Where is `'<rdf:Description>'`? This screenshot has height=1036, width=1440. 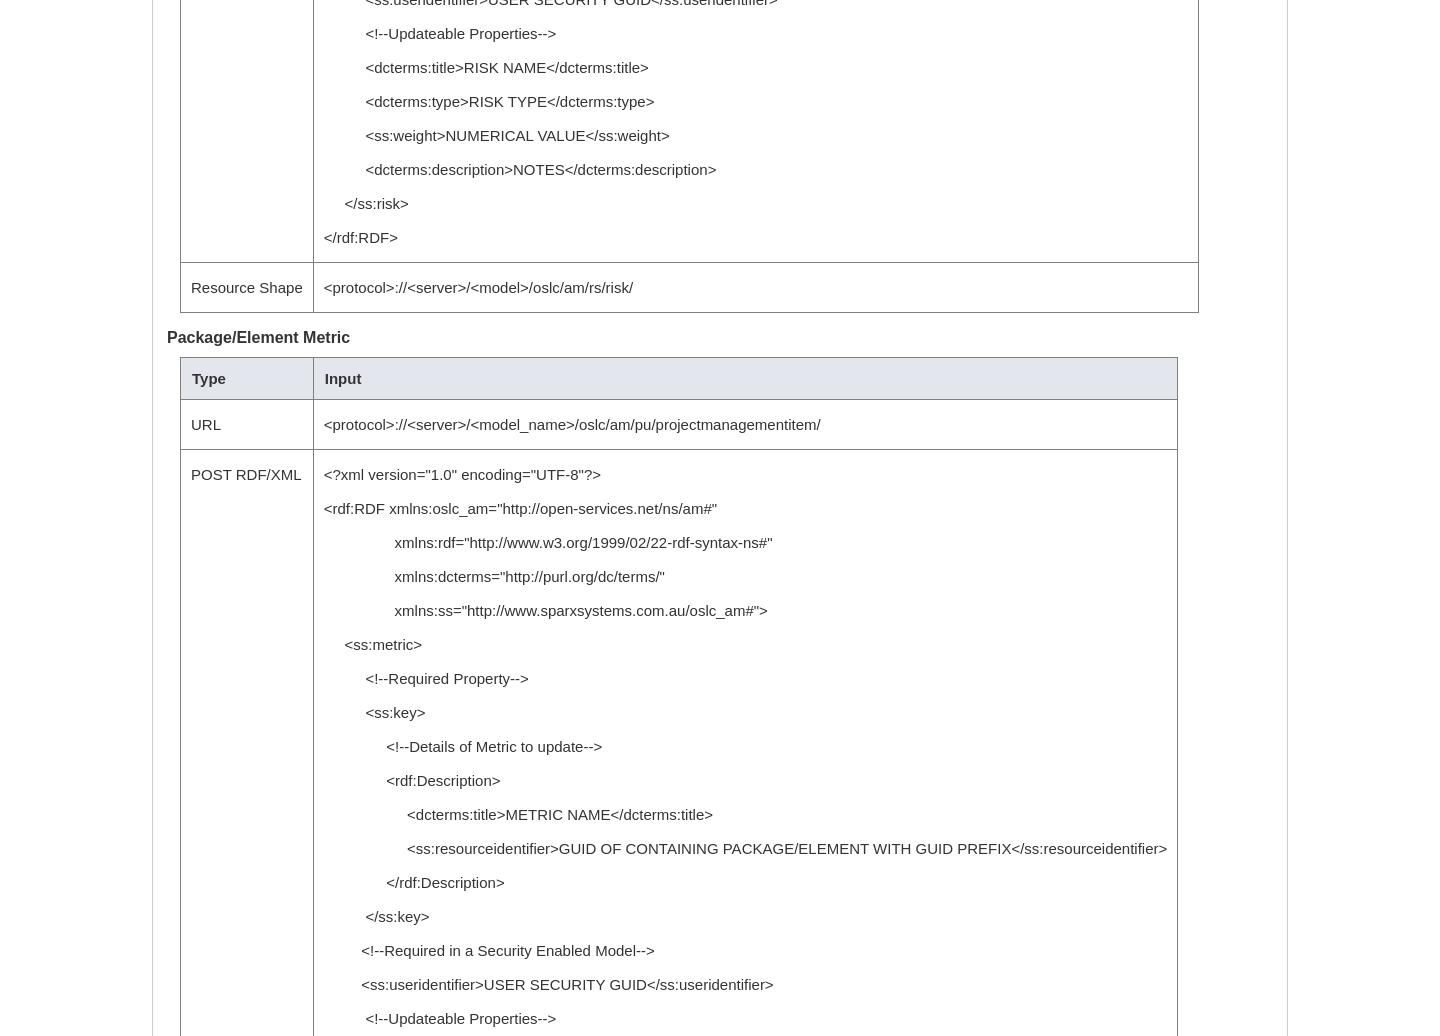
'<rdf:Description>' is located at coordinates (322, 780).